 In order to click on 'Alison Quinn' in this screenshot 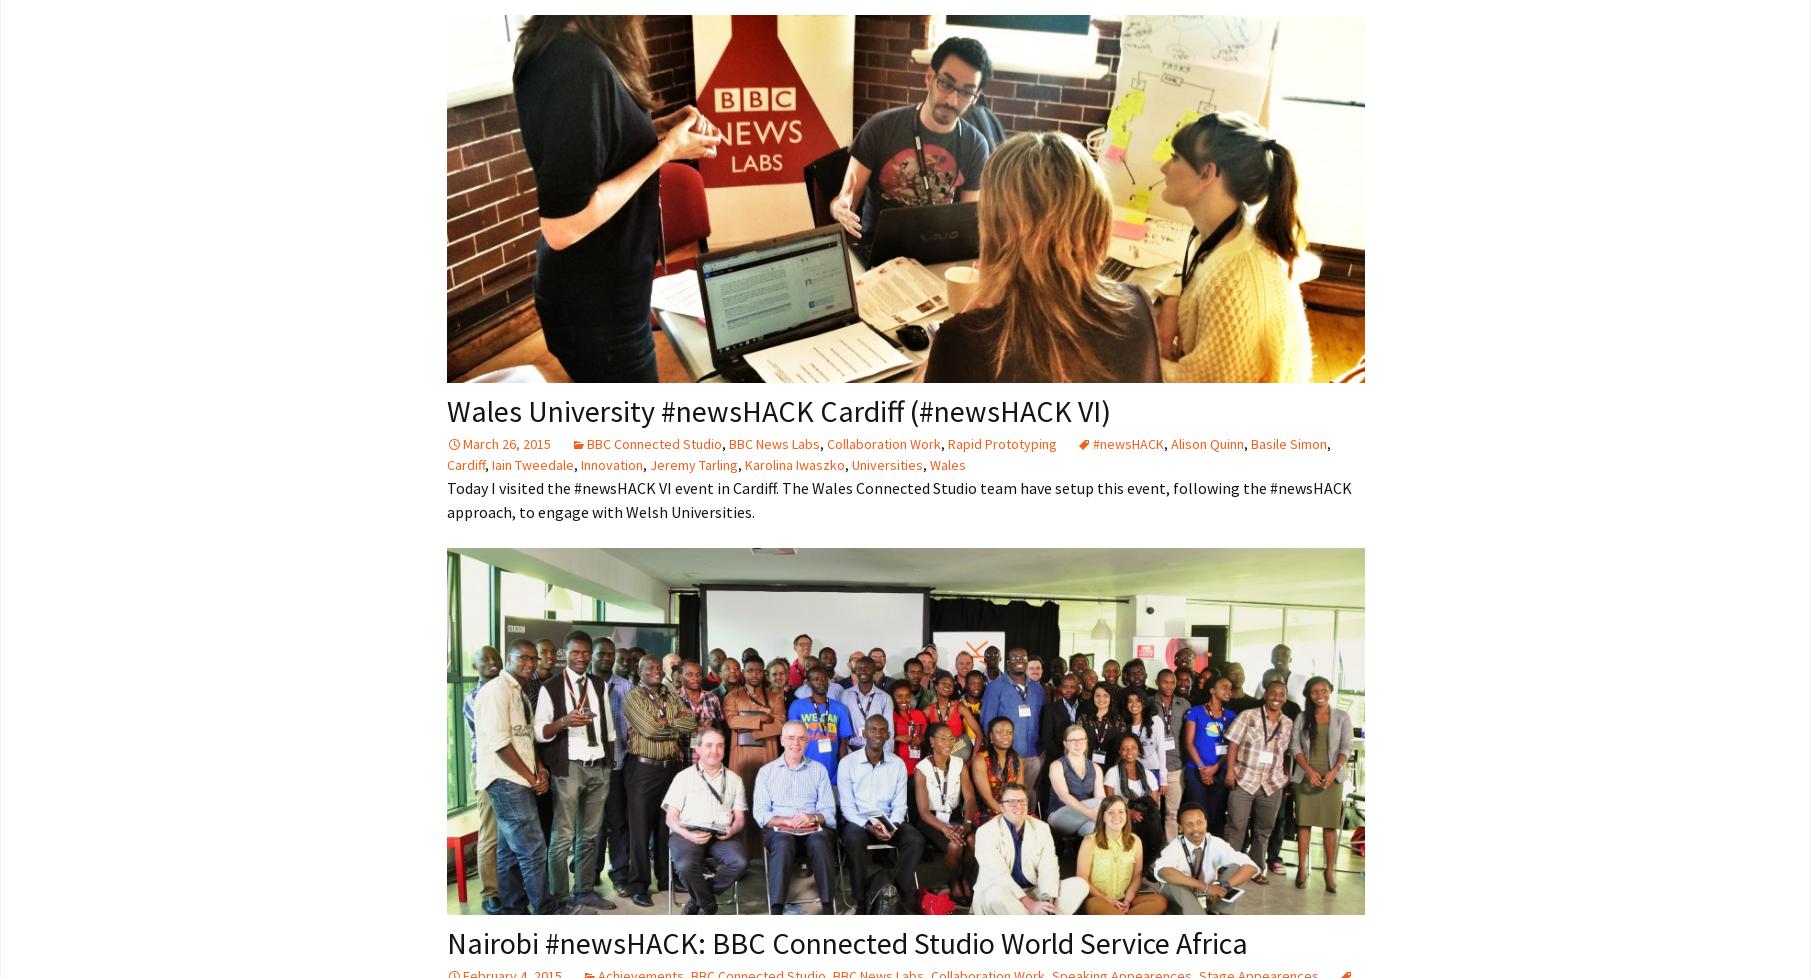, I will do `click(1205, 442)`.